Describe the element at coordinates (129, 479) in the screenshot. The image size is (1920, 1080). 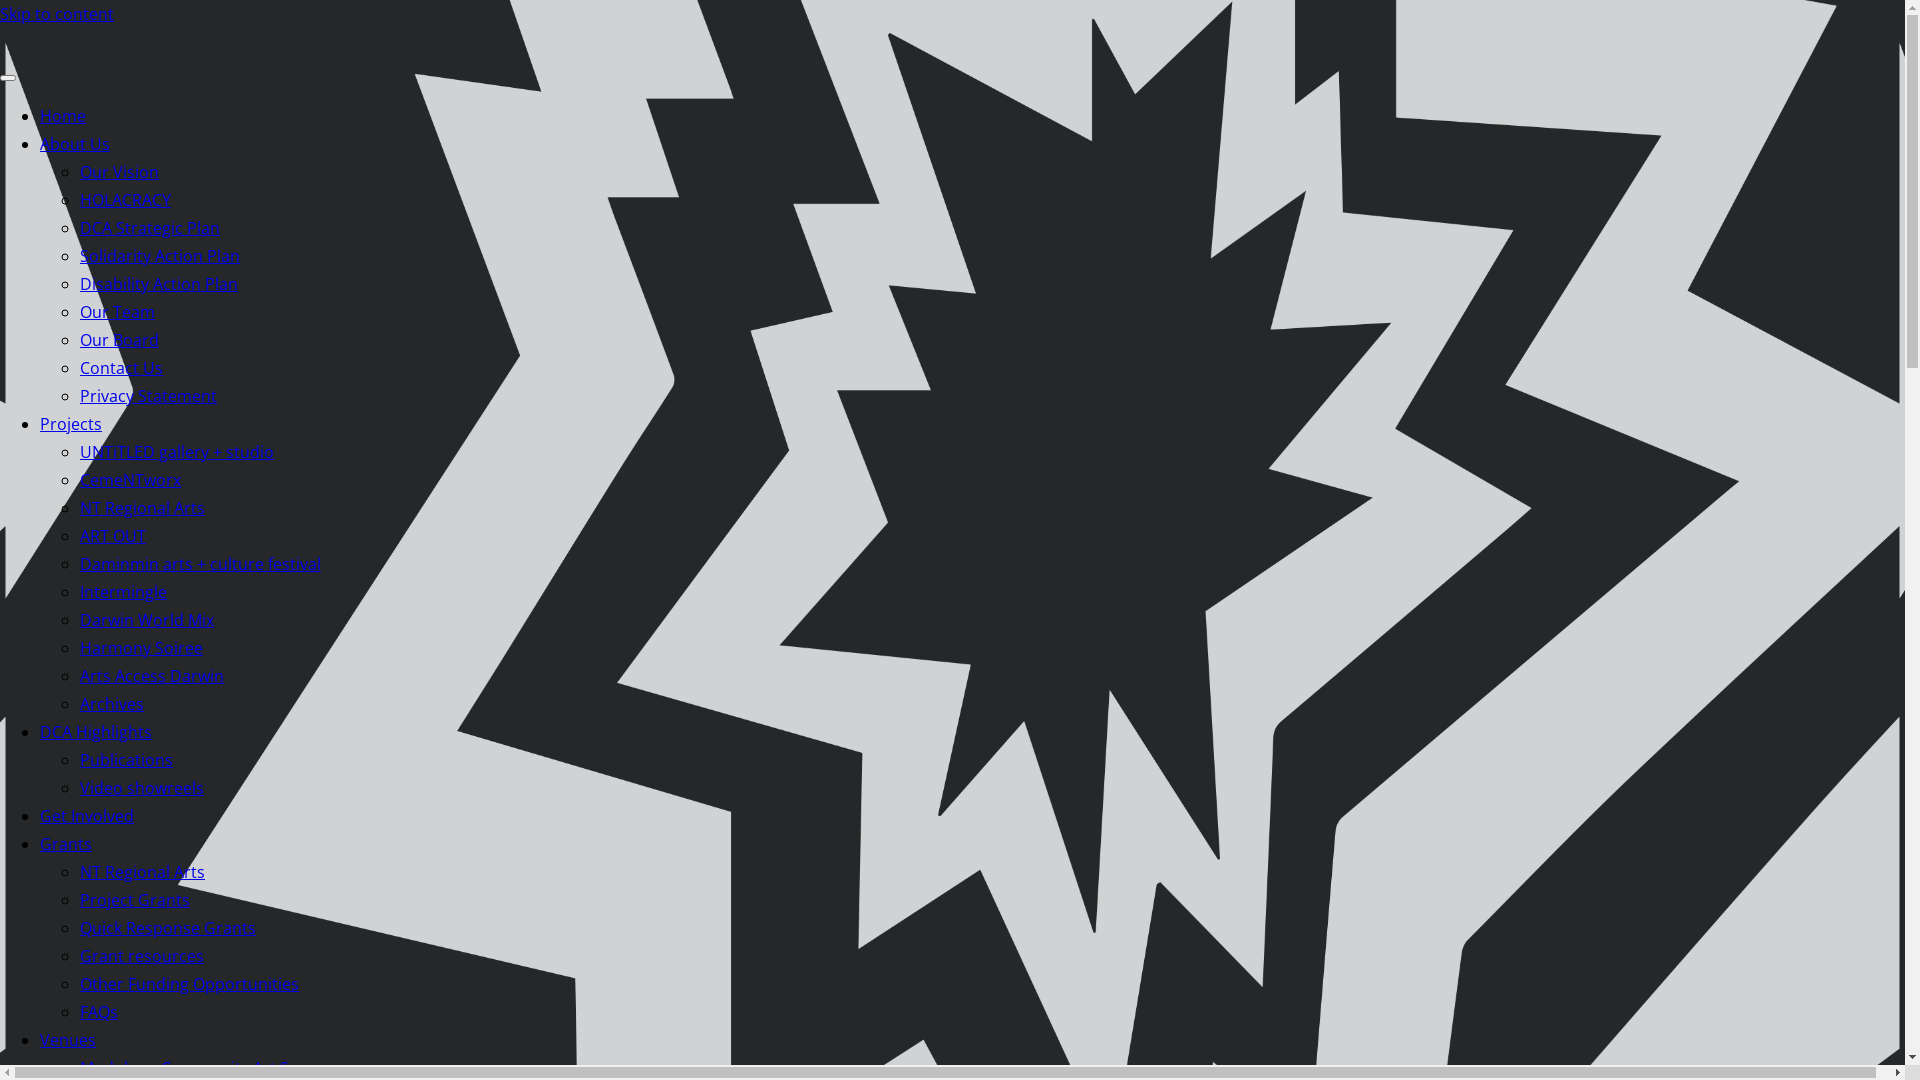
I see `'CemeNTworx'` at that location.